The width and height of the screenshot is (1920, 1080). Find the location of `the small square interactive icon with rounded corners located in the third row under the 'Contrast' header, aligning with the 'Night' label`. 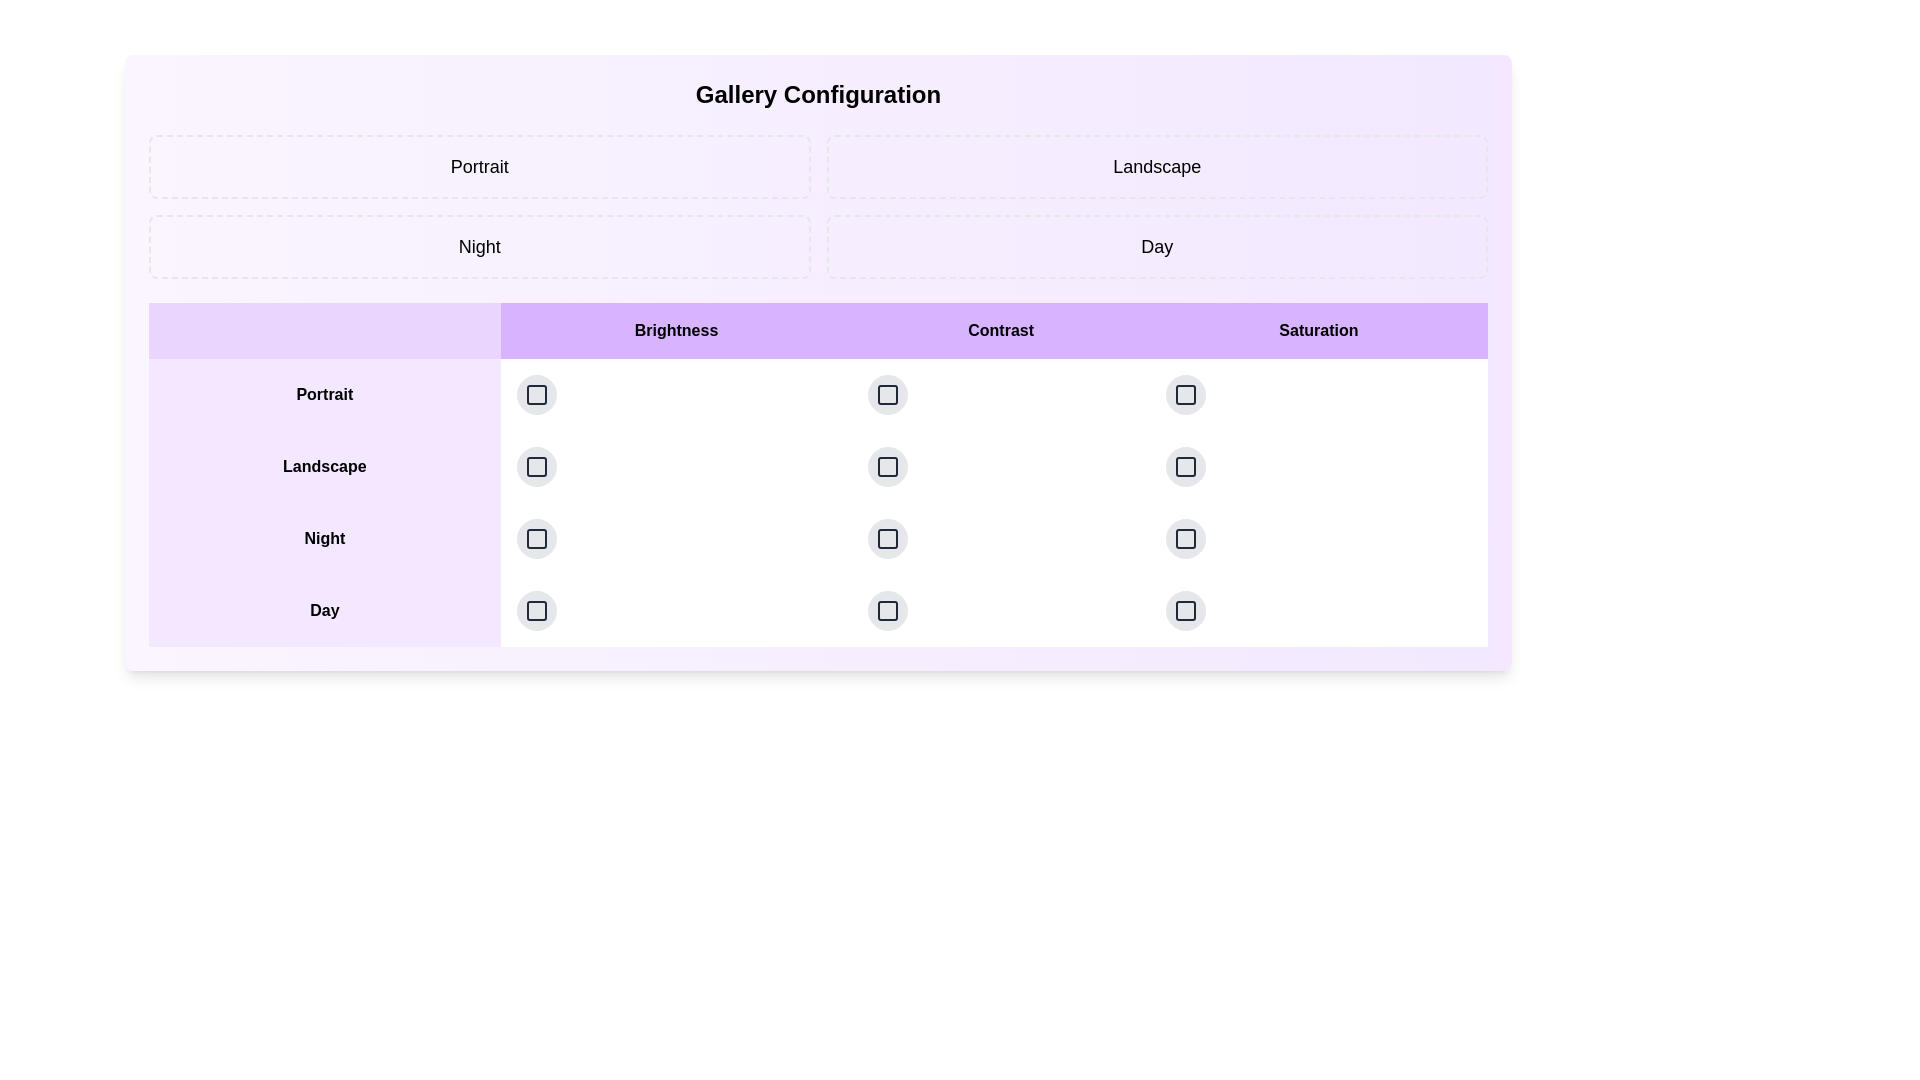

the small square interactive icon with rounded corners located in the third row under the 'Contrast' header, aligning with the 'Night' label is located at coordinates (887, 538).